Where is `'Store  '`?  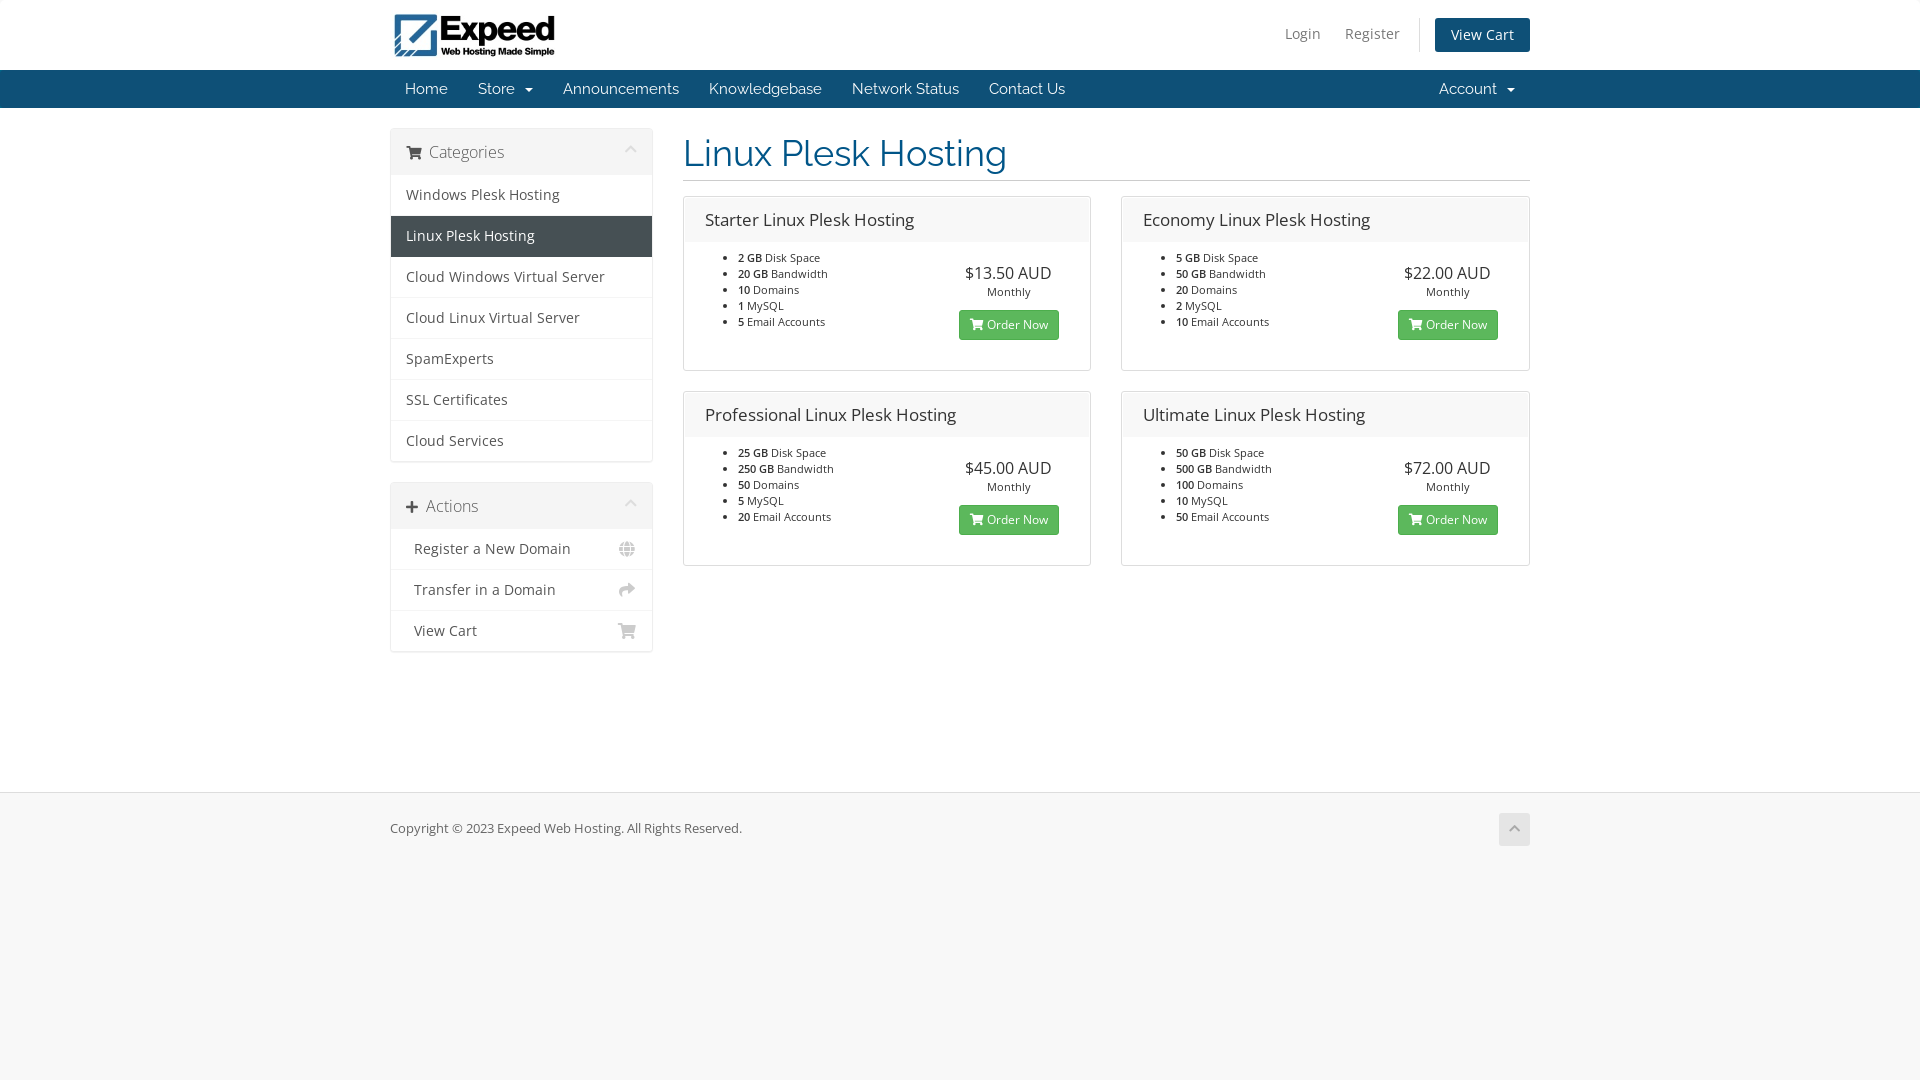
'Store  ' is located at coordinates (505, 87).